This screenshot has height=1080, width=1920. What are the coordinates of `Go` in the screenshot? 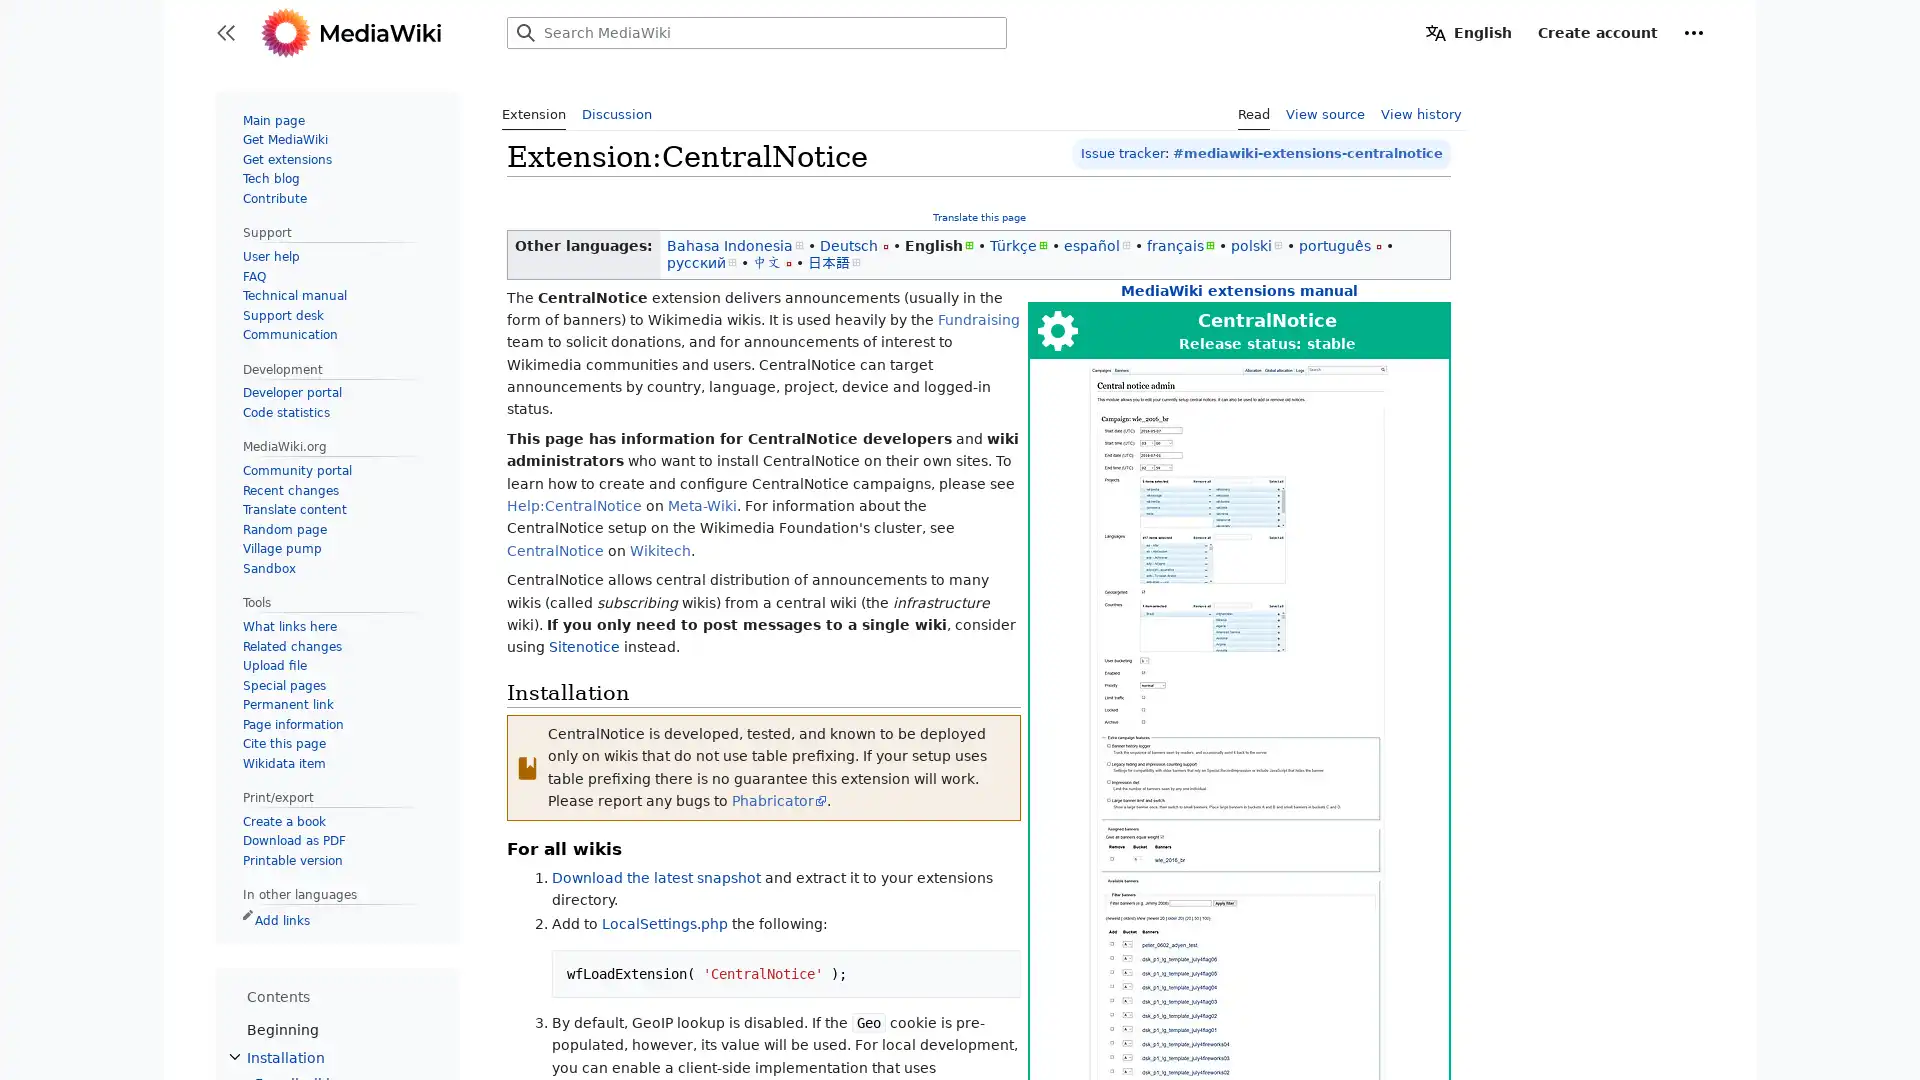 It's located at (526, 33).